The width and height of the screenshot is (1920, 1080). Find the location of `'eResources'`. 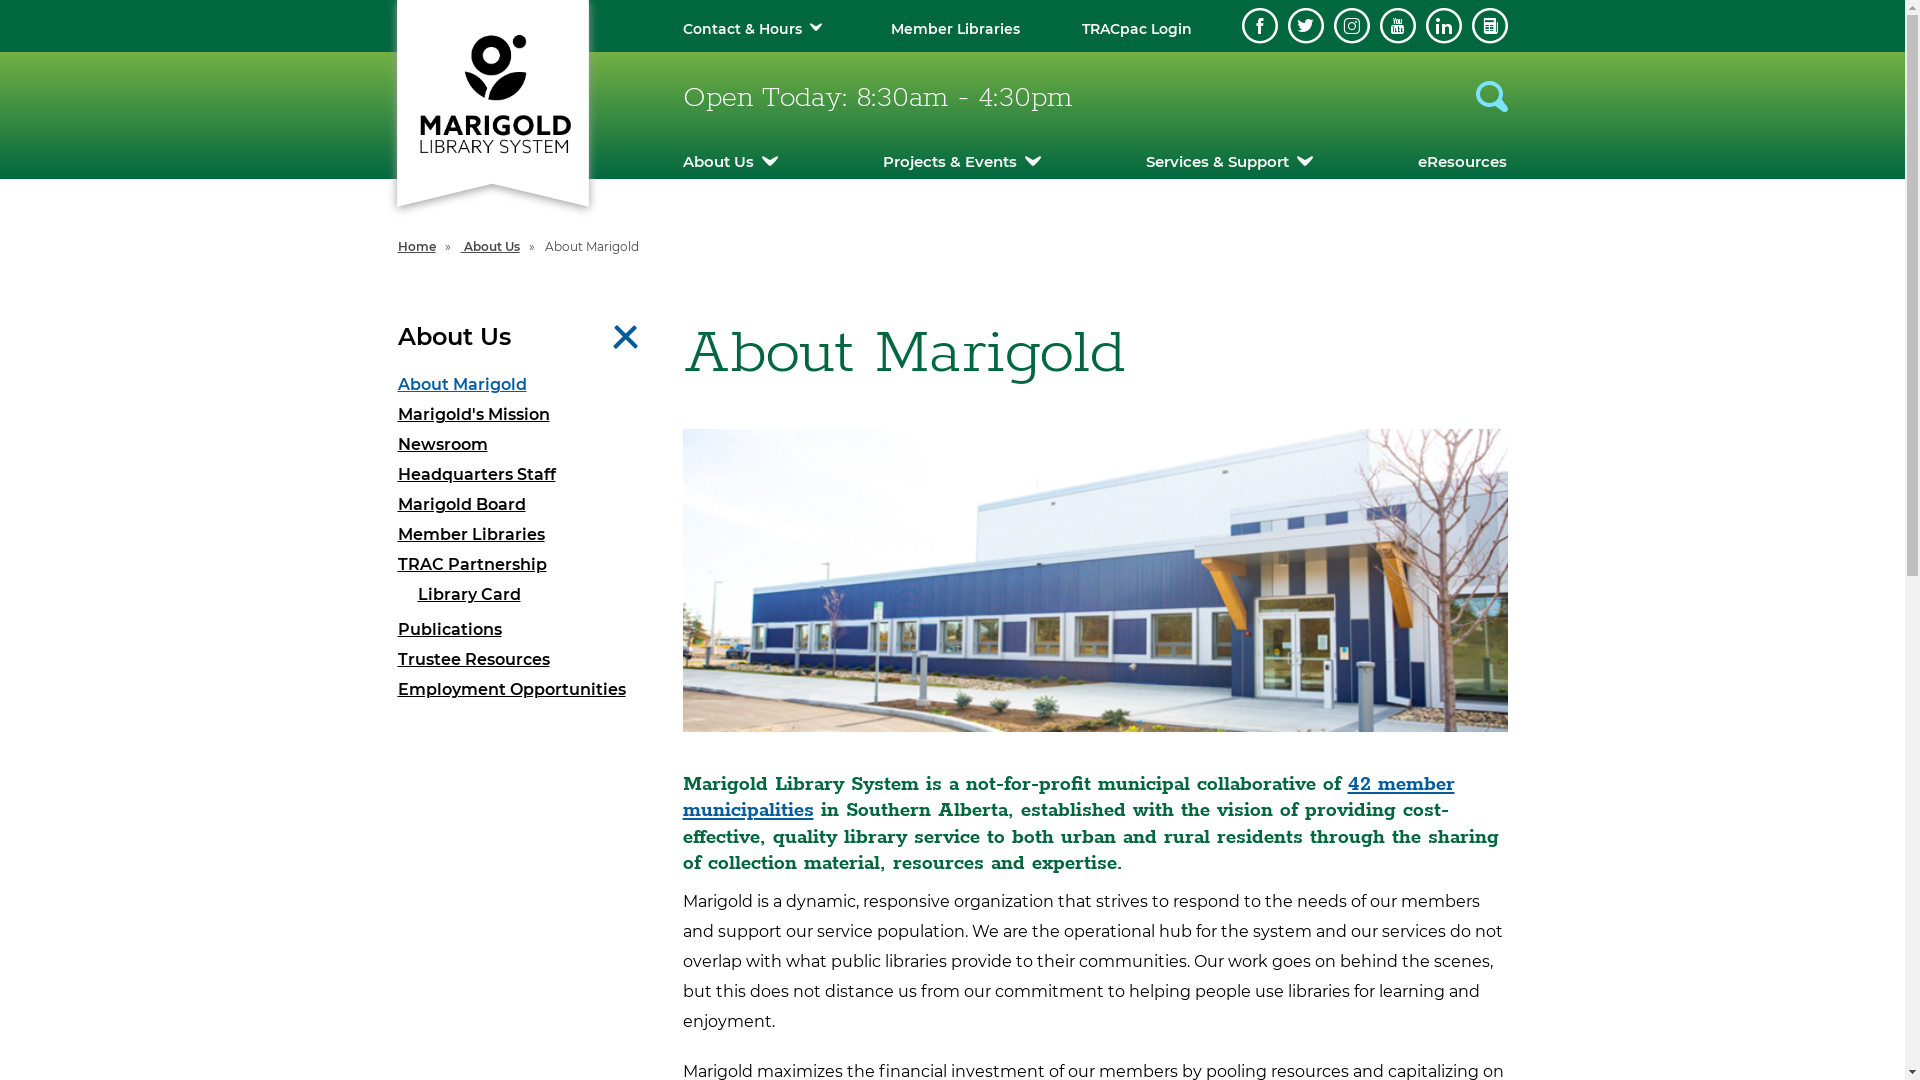

'eResources' is located at coordinates (1416, 160).